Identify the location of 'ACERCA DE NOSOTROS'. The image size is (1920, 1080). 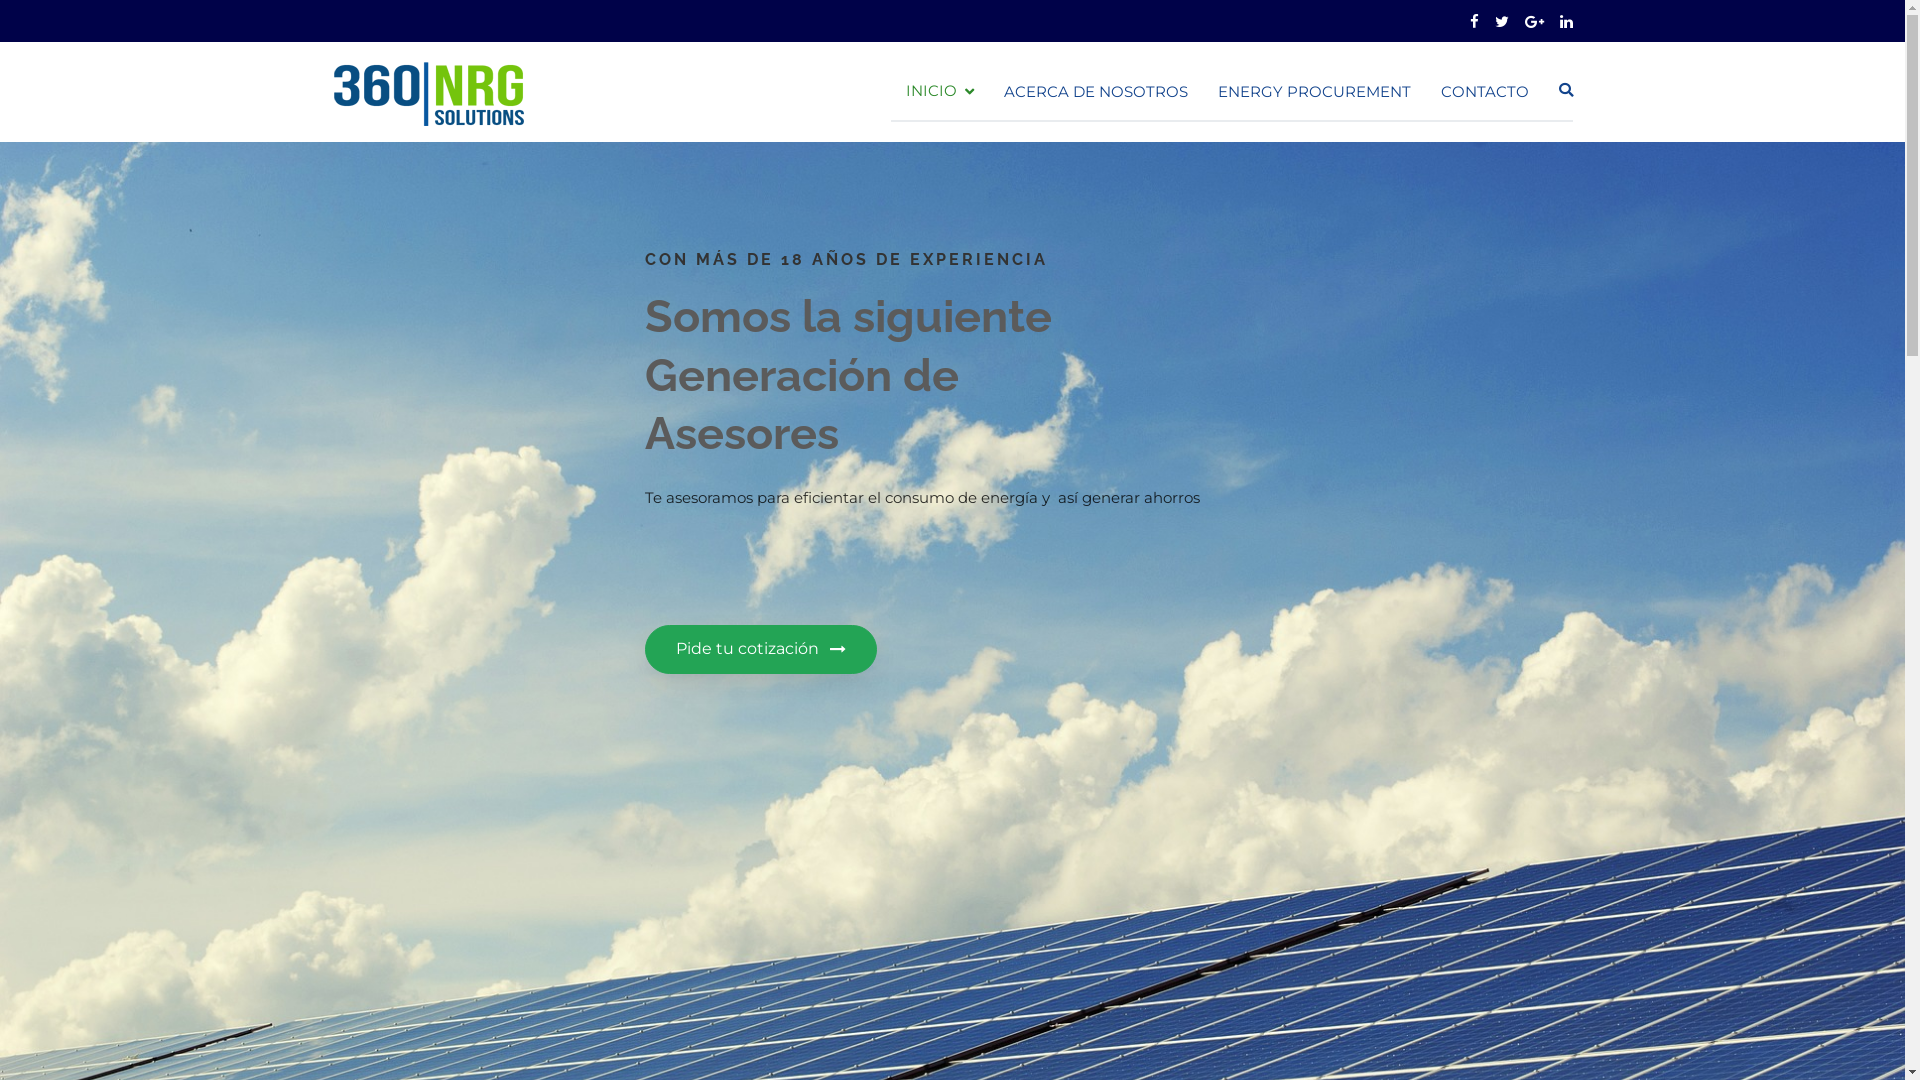
(1094, 91).